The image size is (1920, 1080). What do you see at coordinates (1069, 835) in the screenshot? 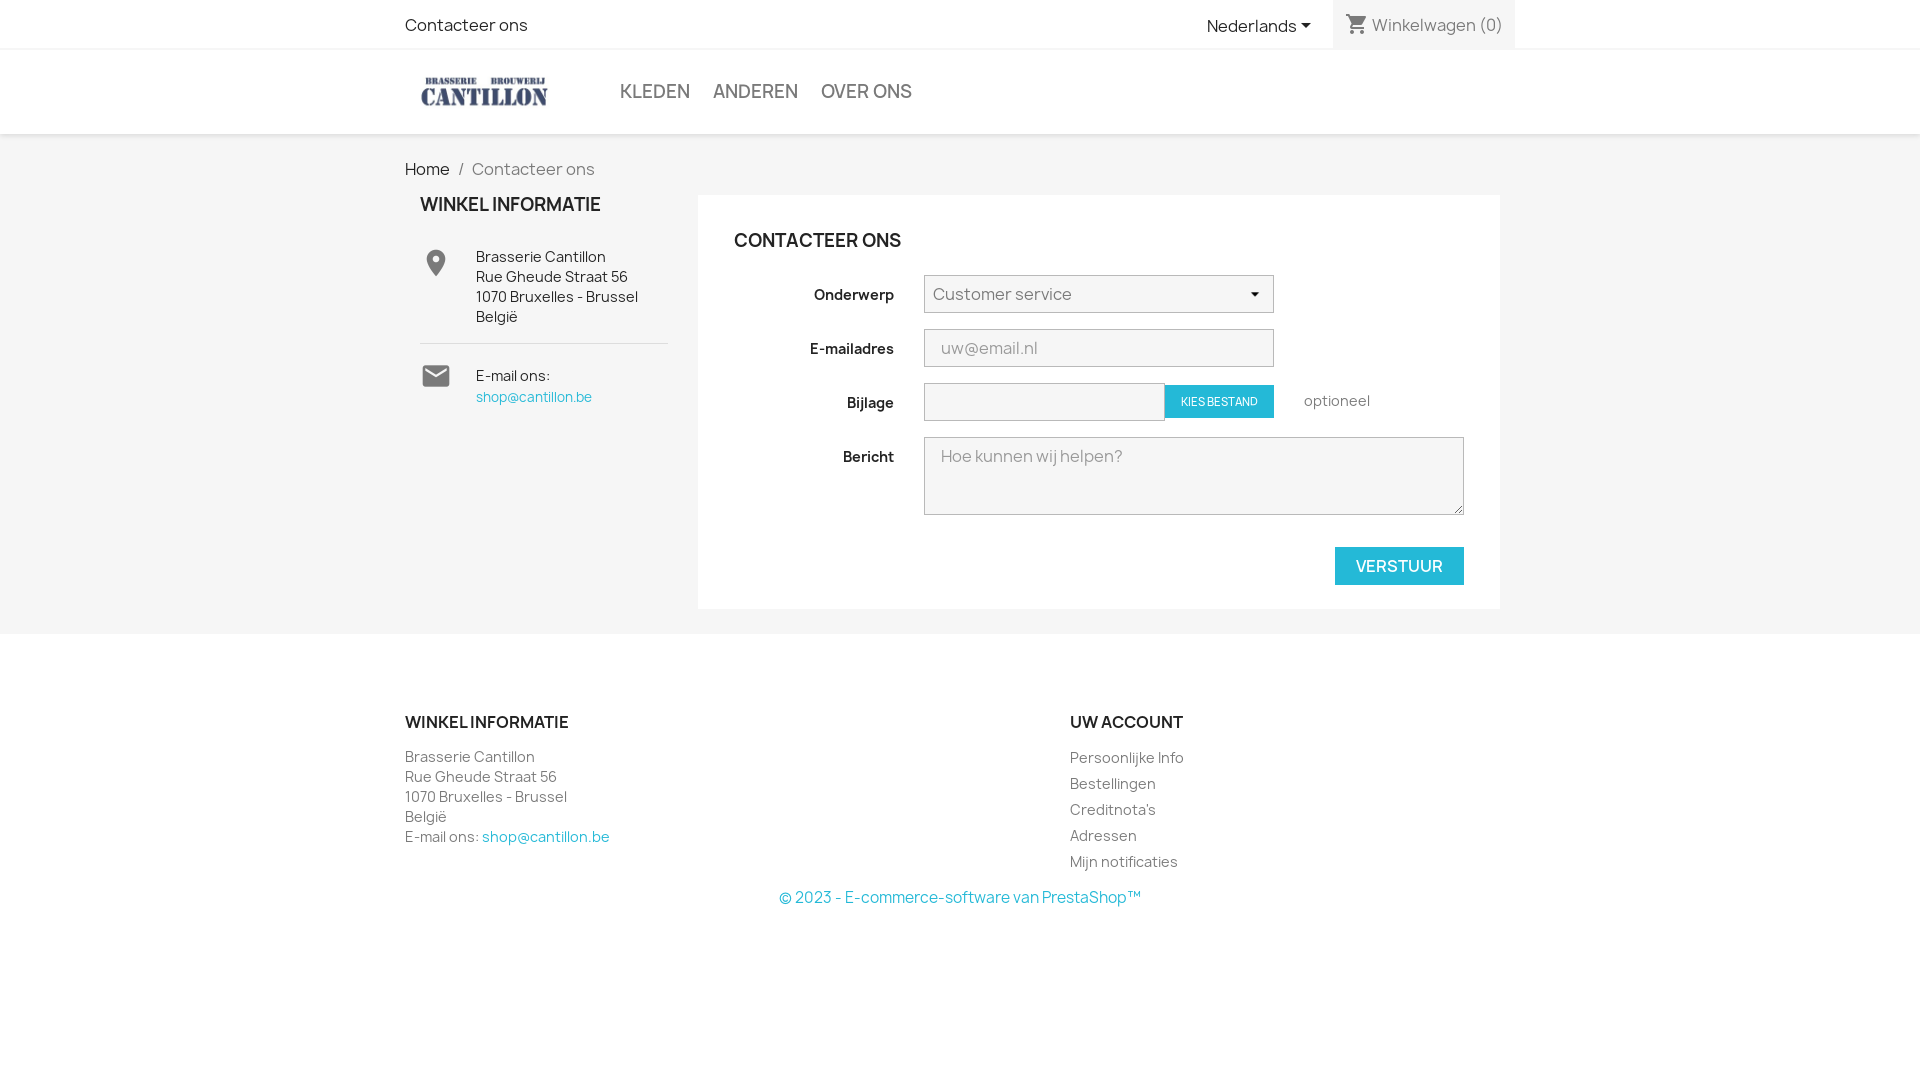
I see `'Adressen'` at bounding box center [1069, 835].